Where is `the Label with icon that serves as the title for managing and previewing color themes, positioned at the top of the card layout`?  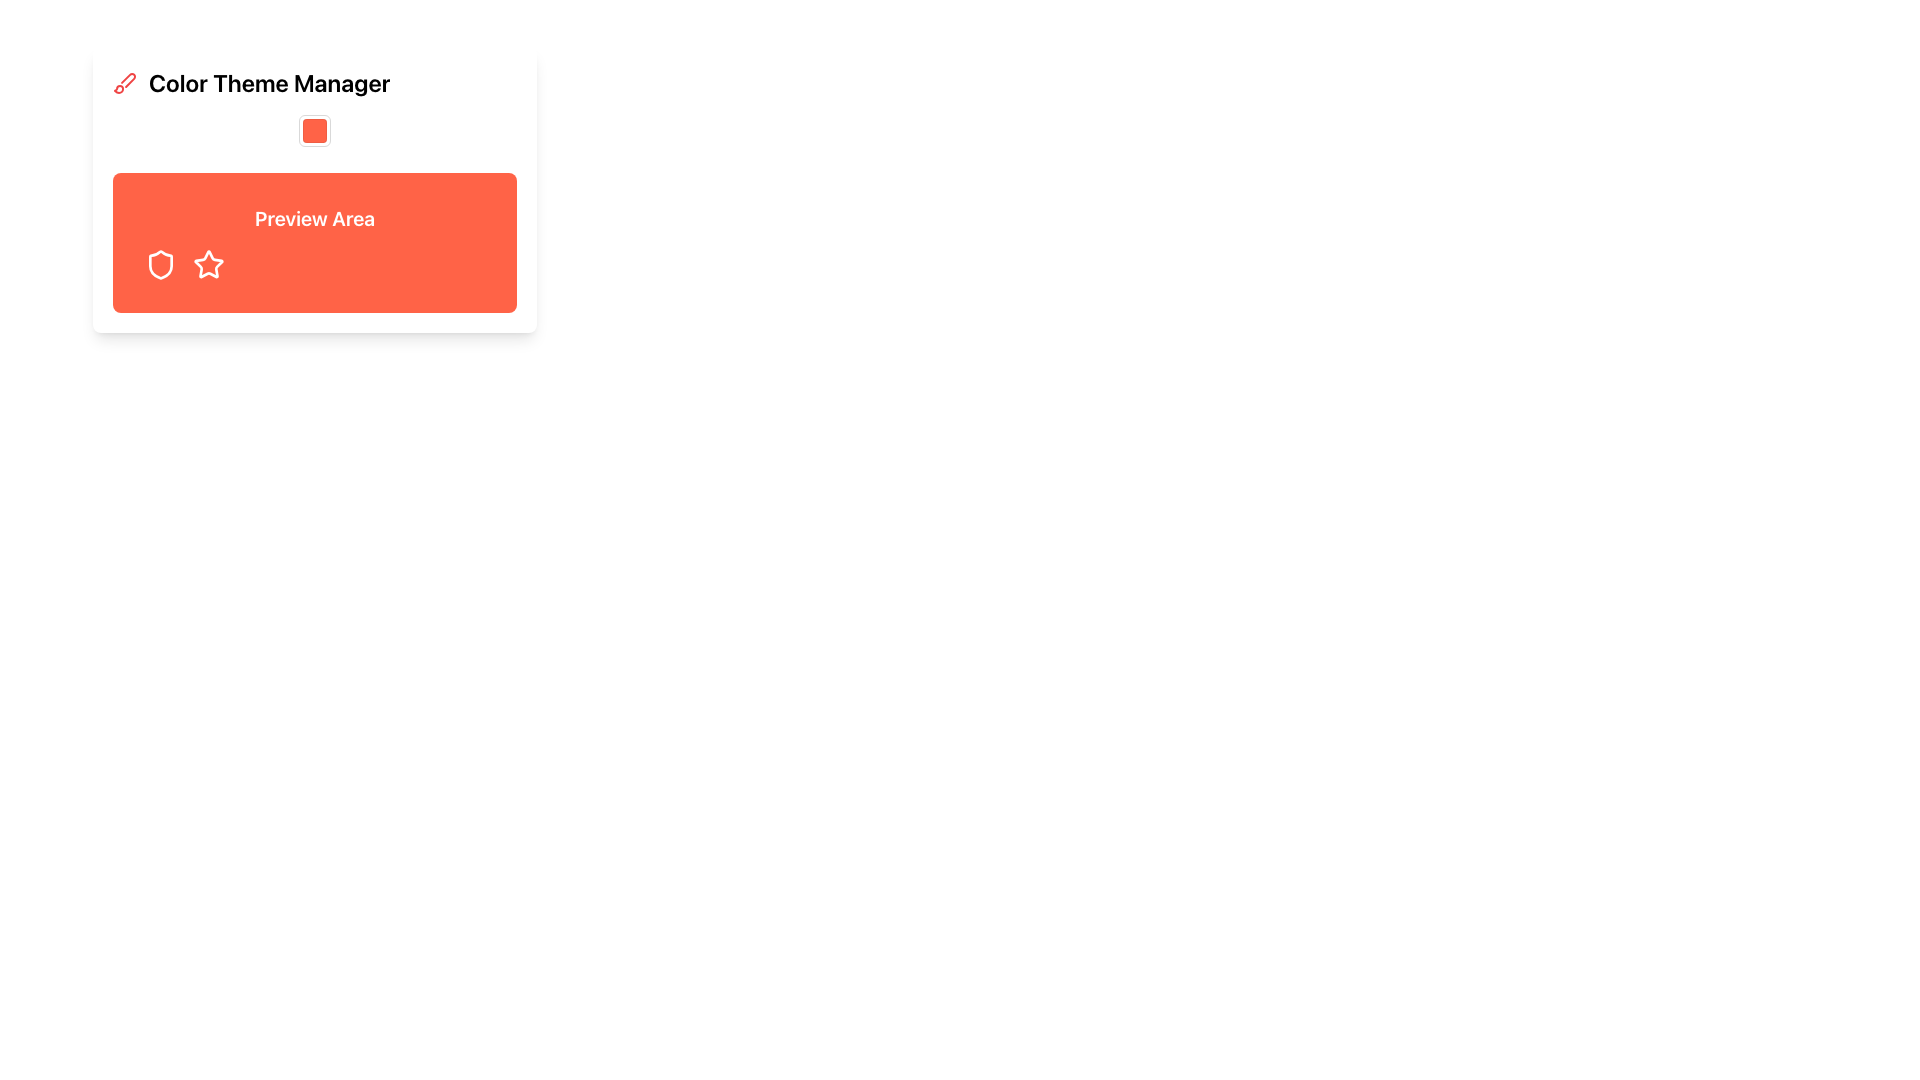 the Label with icon that serves as the title for managing and previewing color themes, positioned at the top of the card layout is located at coordinates (314, 82).